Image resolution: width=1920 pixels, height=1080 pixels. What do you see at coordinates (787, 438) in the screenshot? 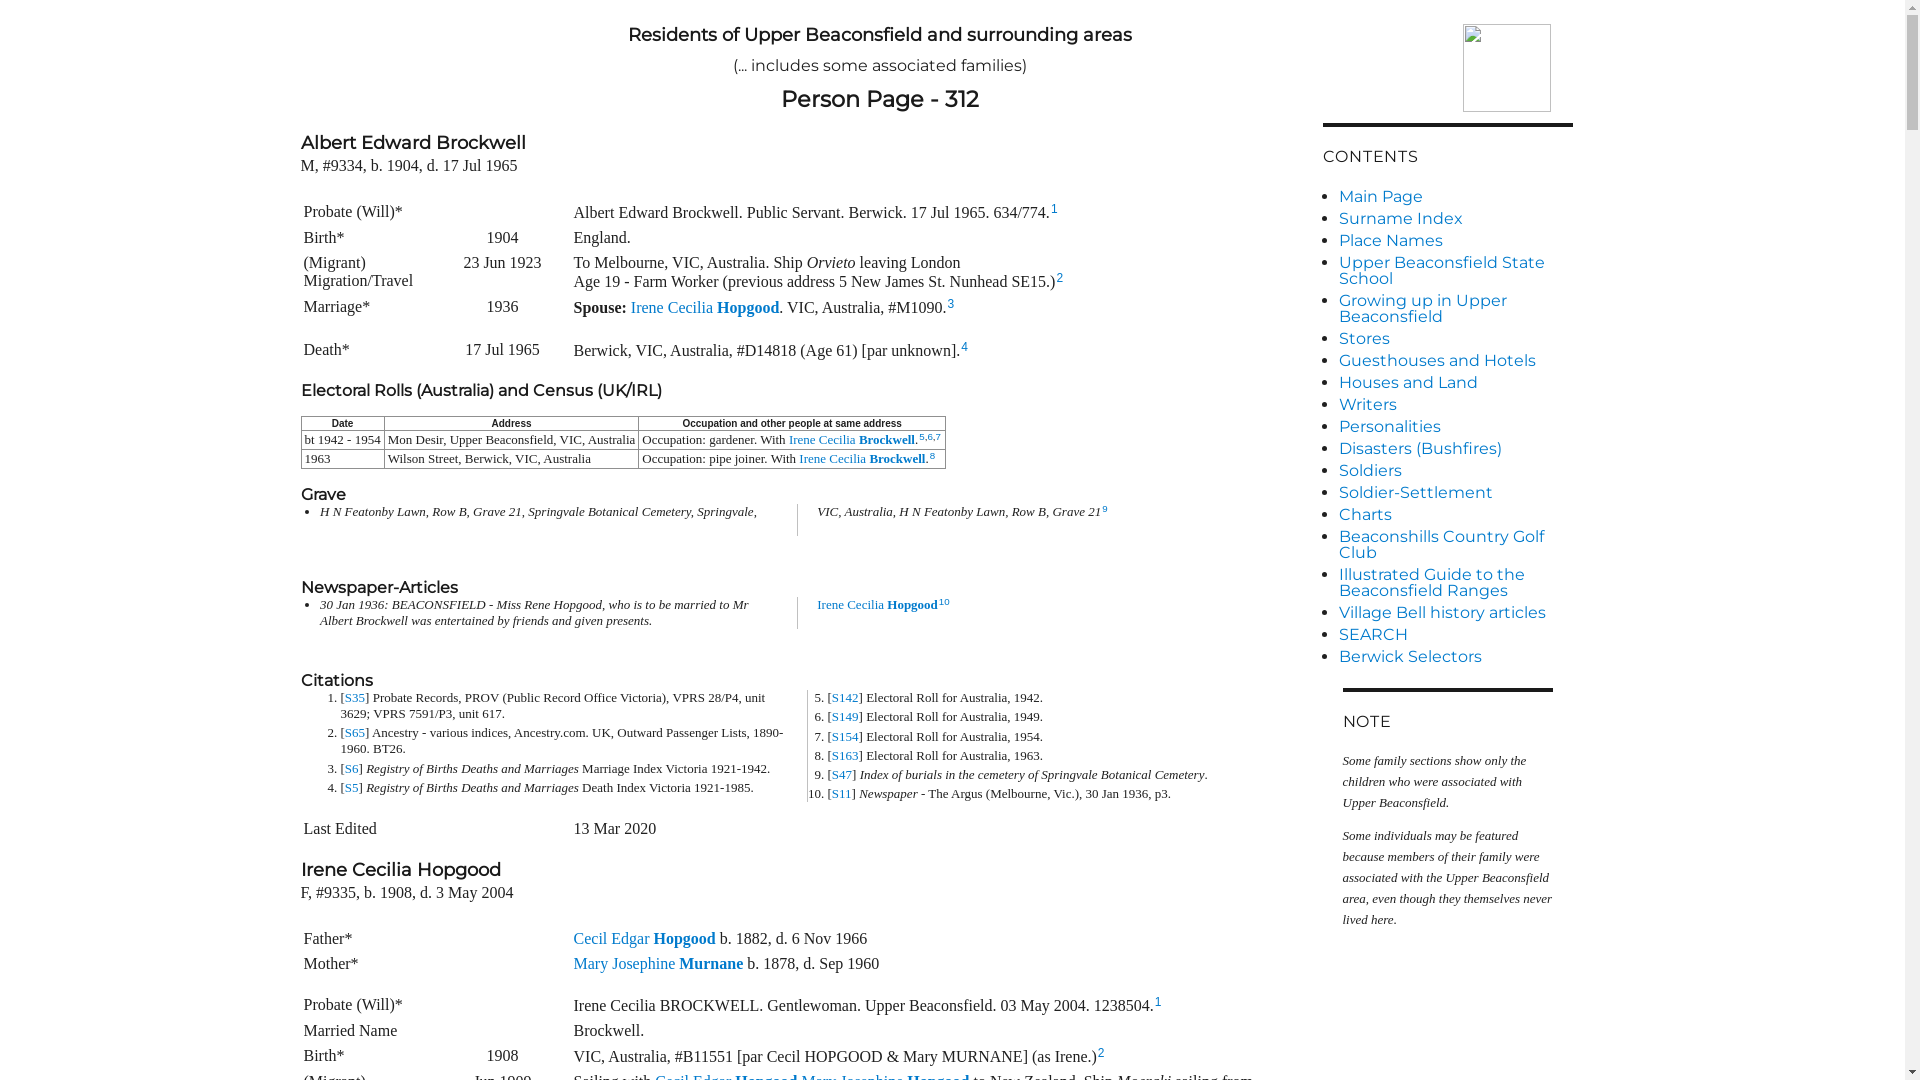
I see `'Irene Cecilia Brockwell'` at bounding box center [787, 438].